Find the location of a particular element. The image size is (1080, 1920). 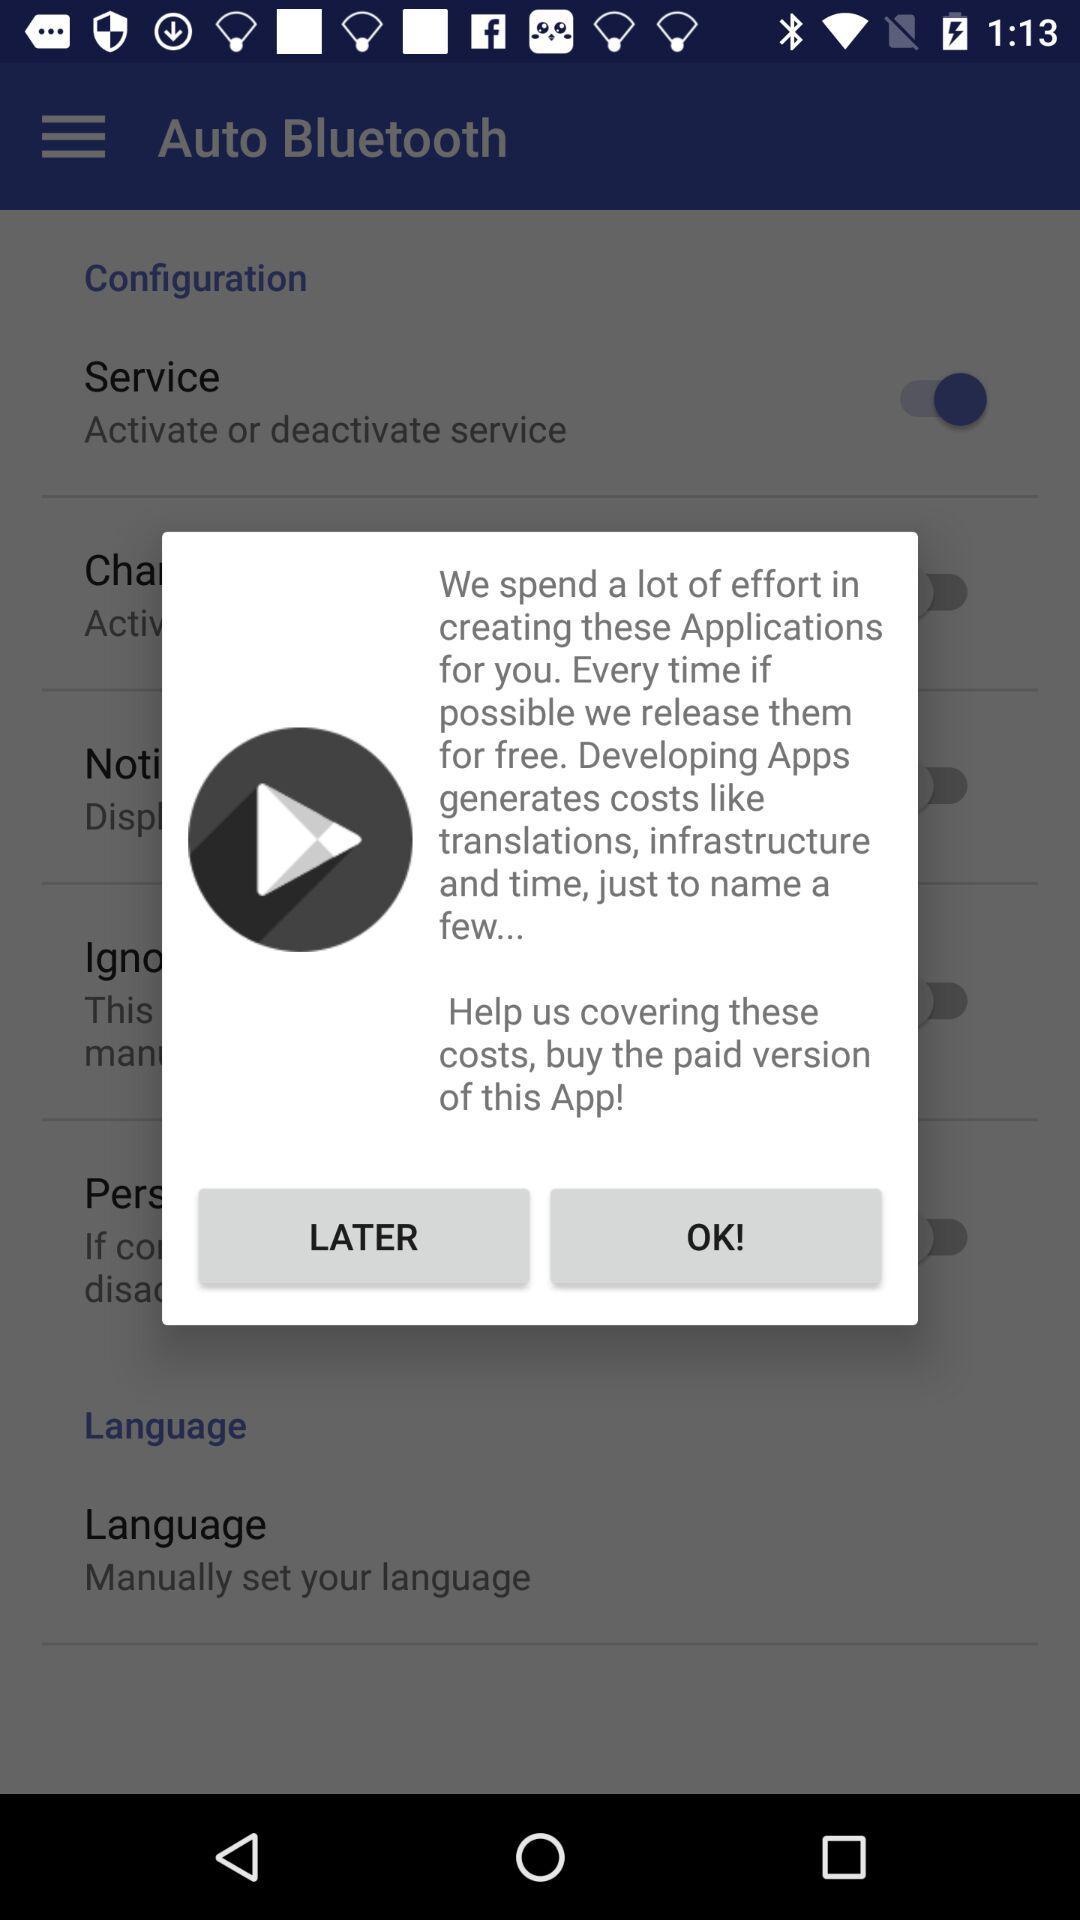

the ok! is located at coordinates (714, 1234).